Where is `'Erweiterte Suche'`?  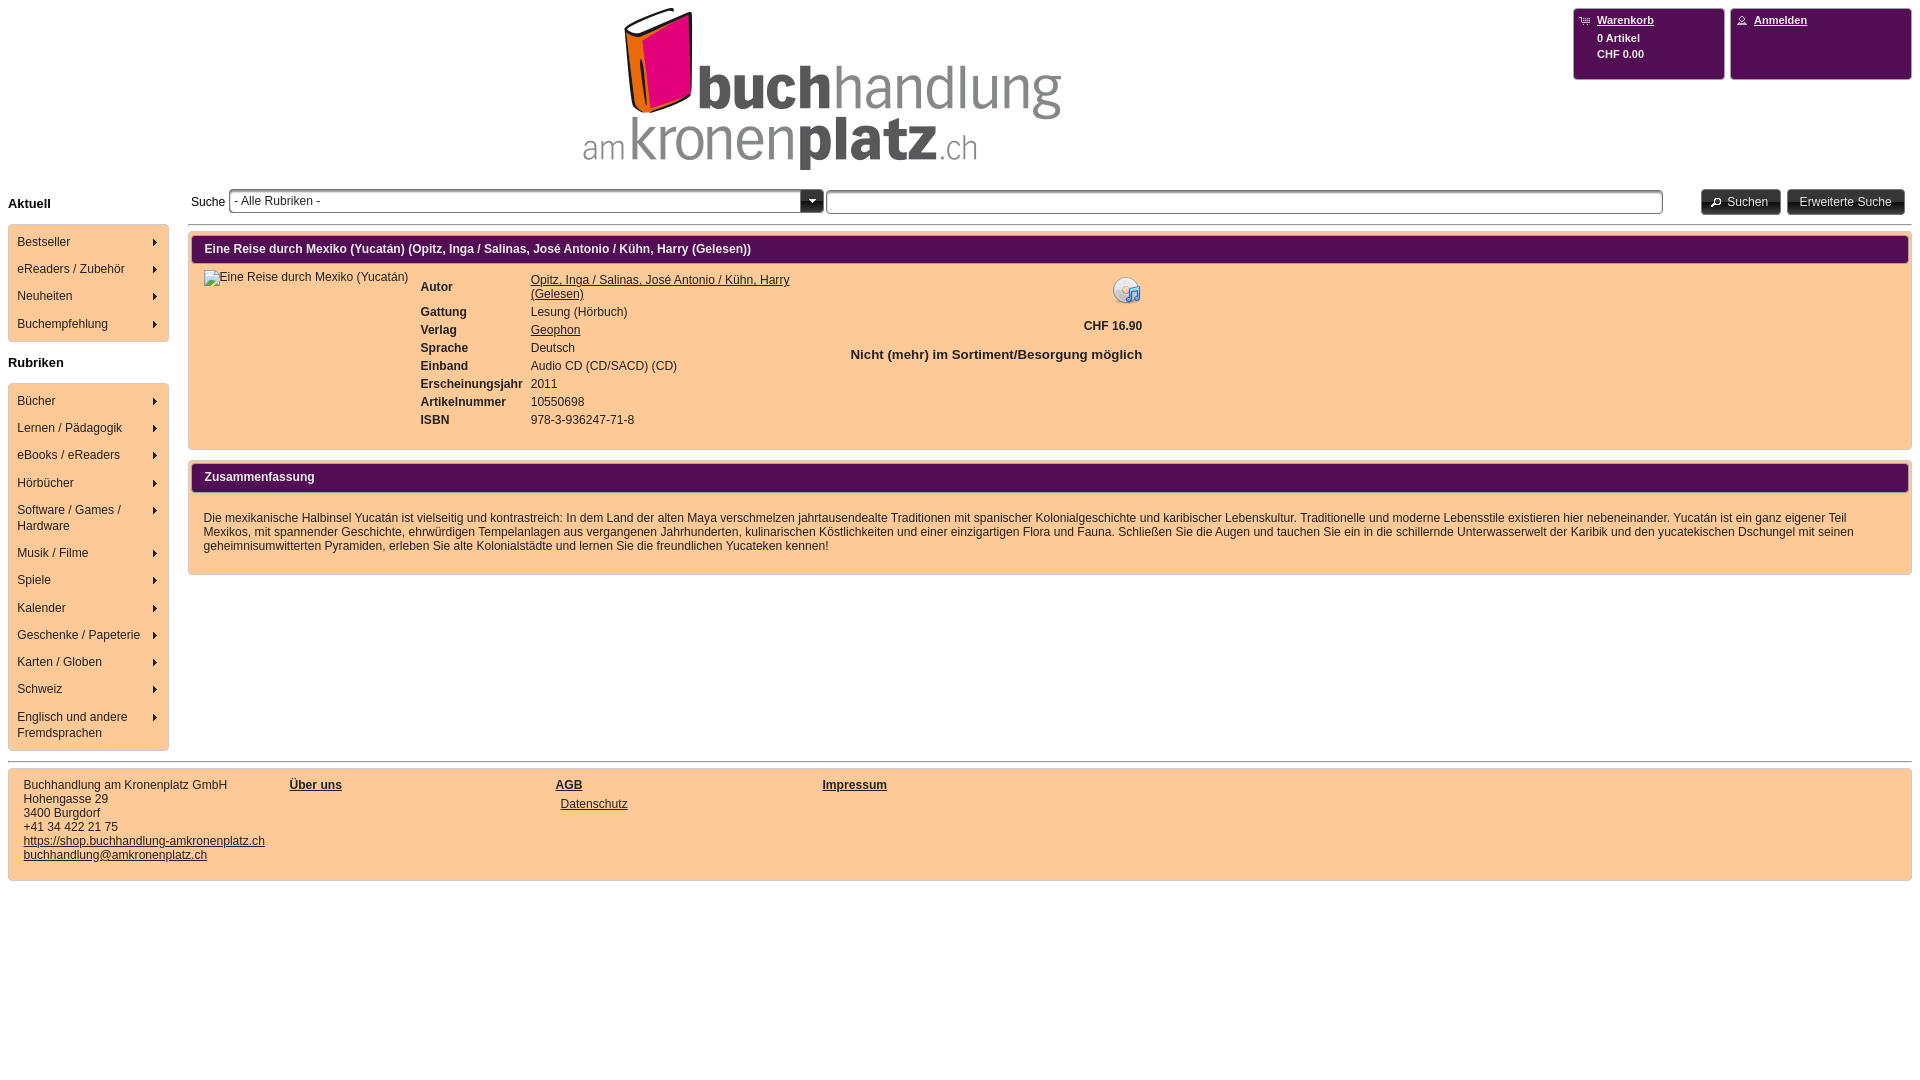
'Erweiterte Suche' is located at coordinates (1845, 201).